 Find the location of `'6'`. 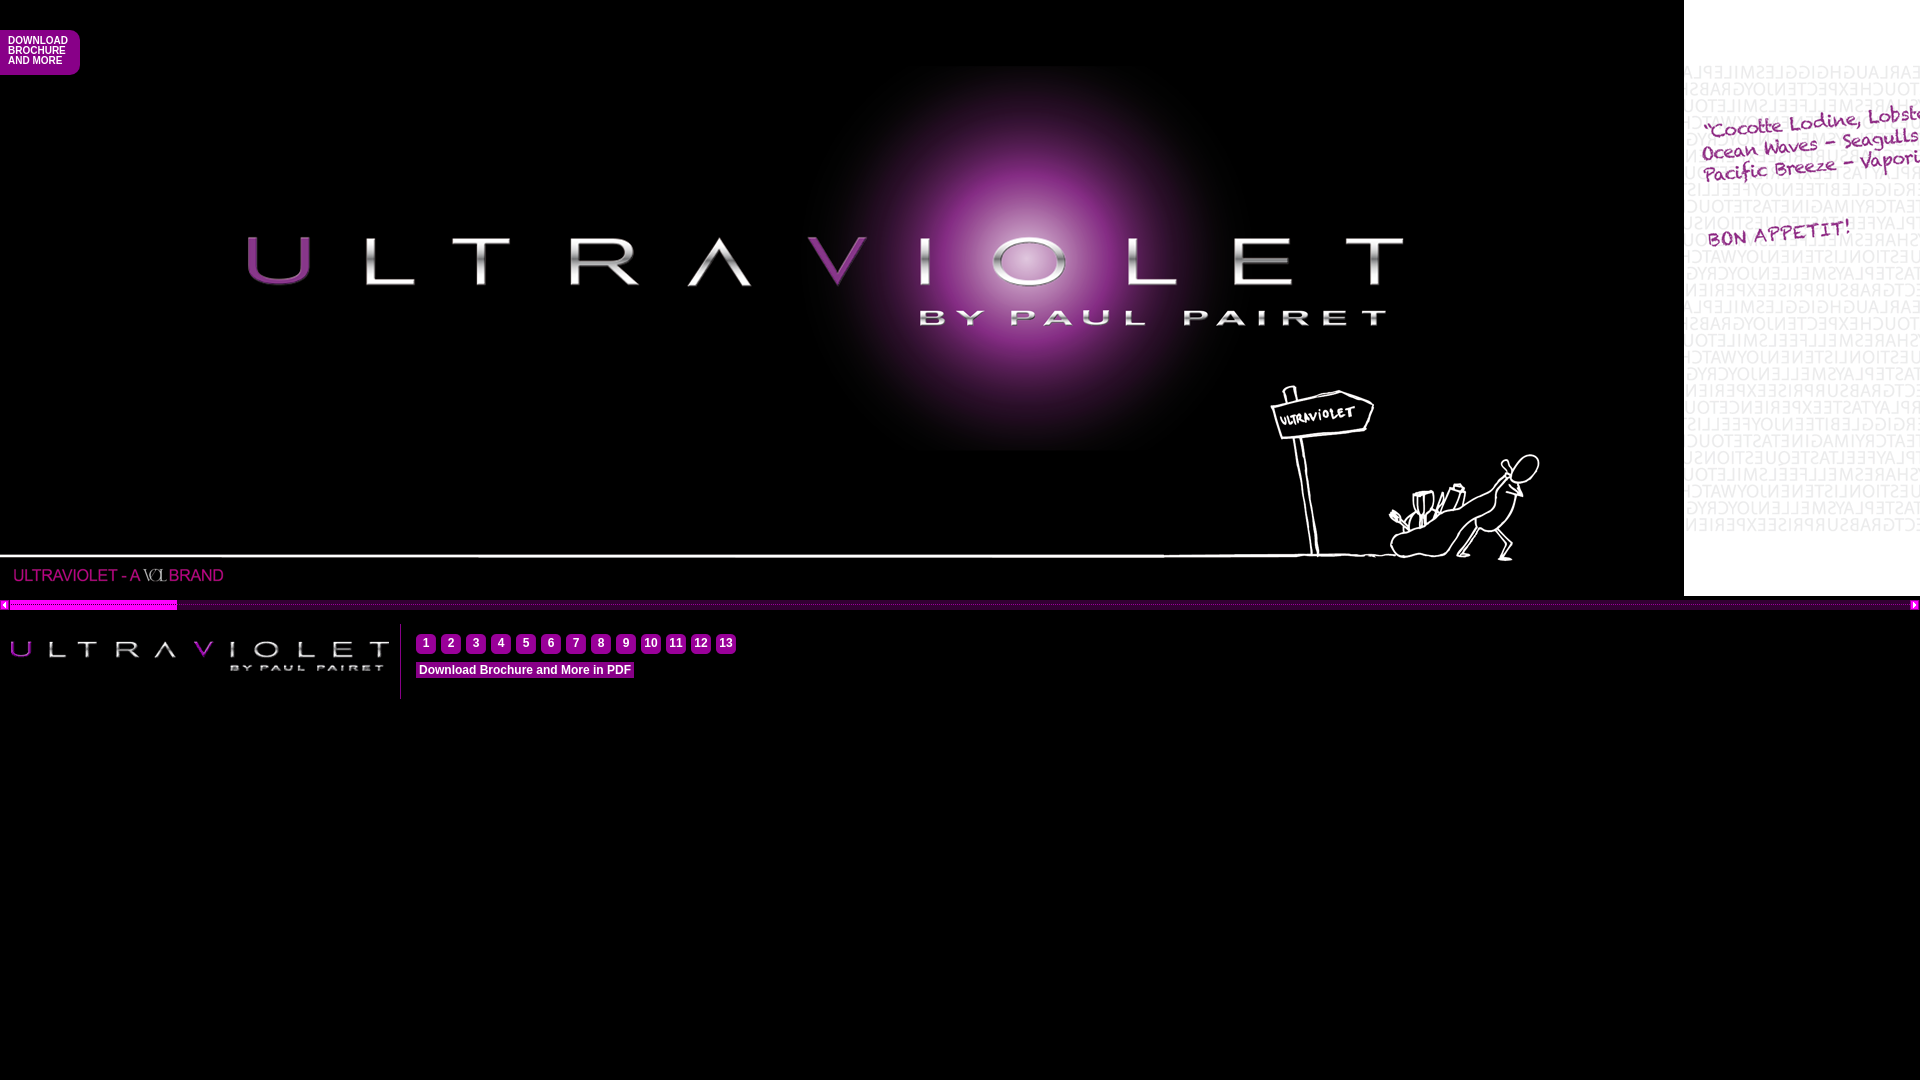

'6' is located at coordinates (551, 644).